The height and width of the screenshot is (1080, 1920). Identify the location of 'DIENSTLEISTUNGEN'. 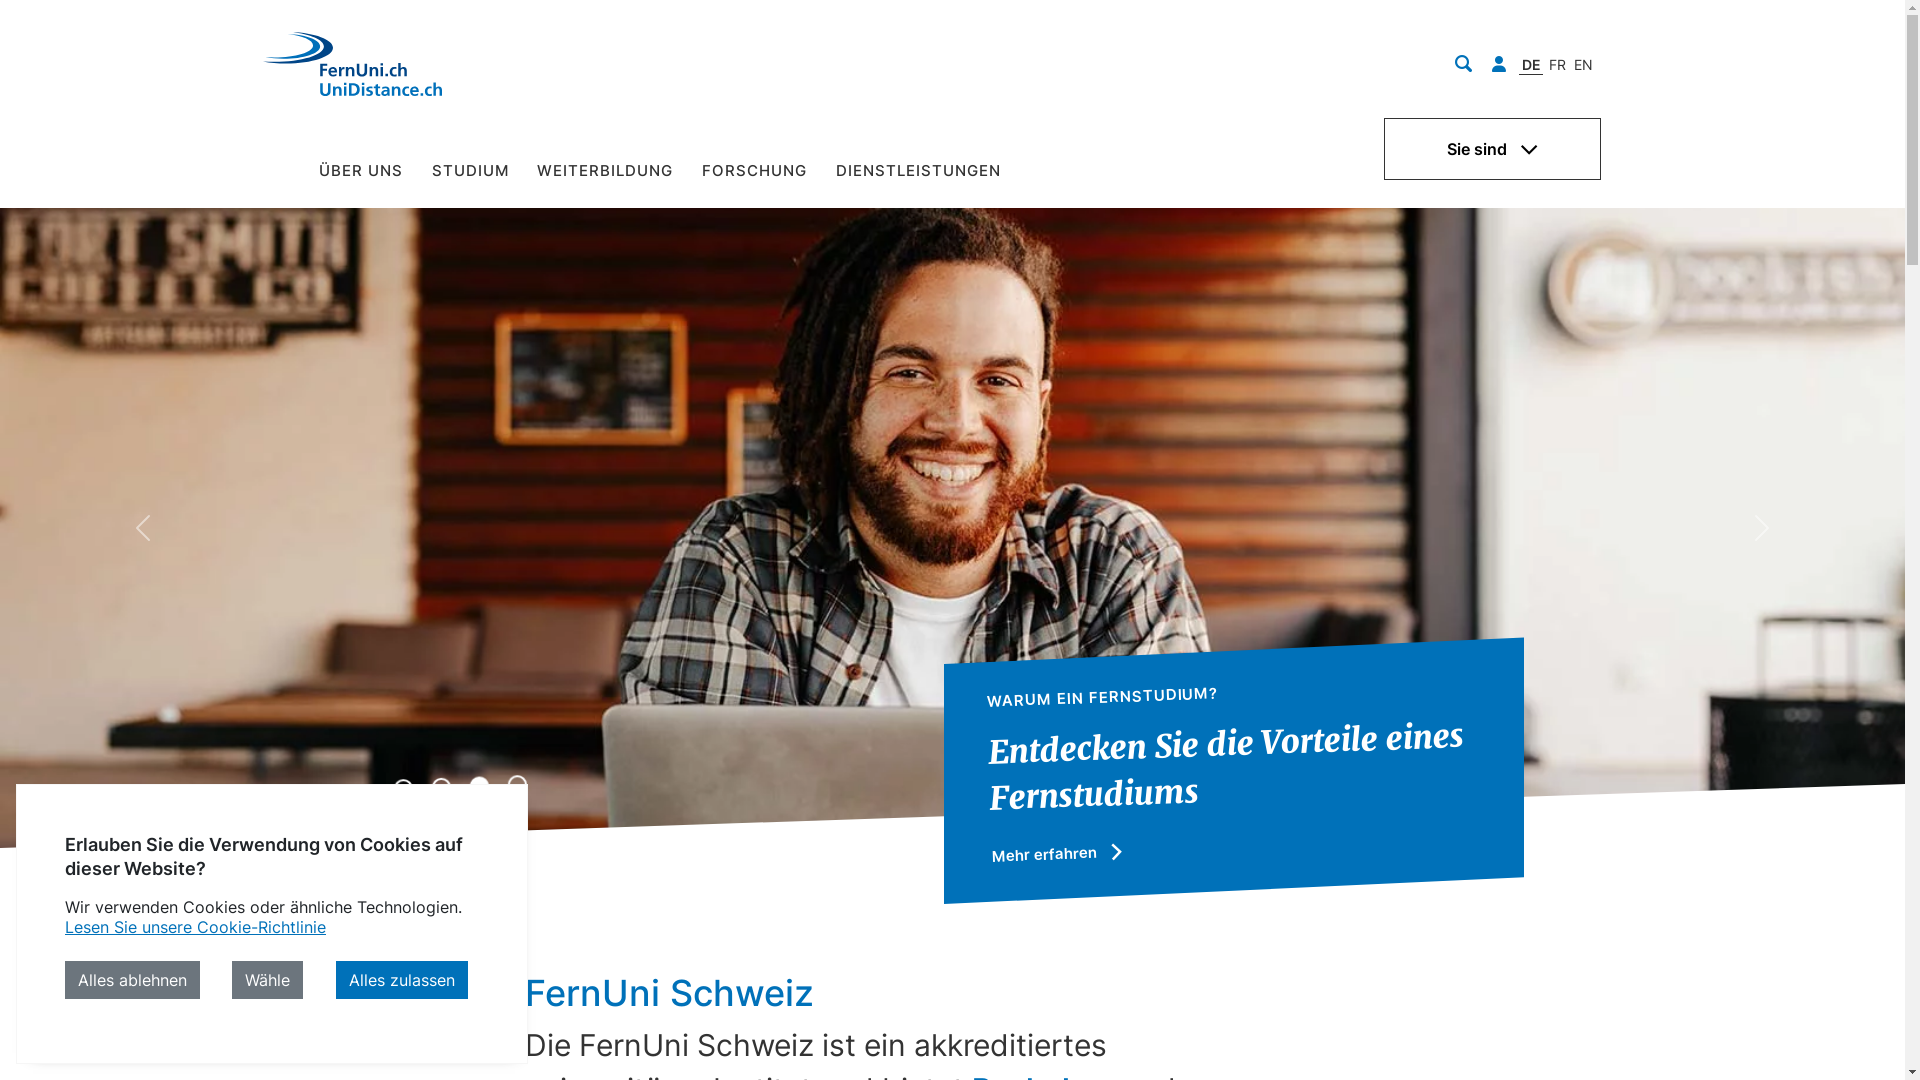
(916, 176).